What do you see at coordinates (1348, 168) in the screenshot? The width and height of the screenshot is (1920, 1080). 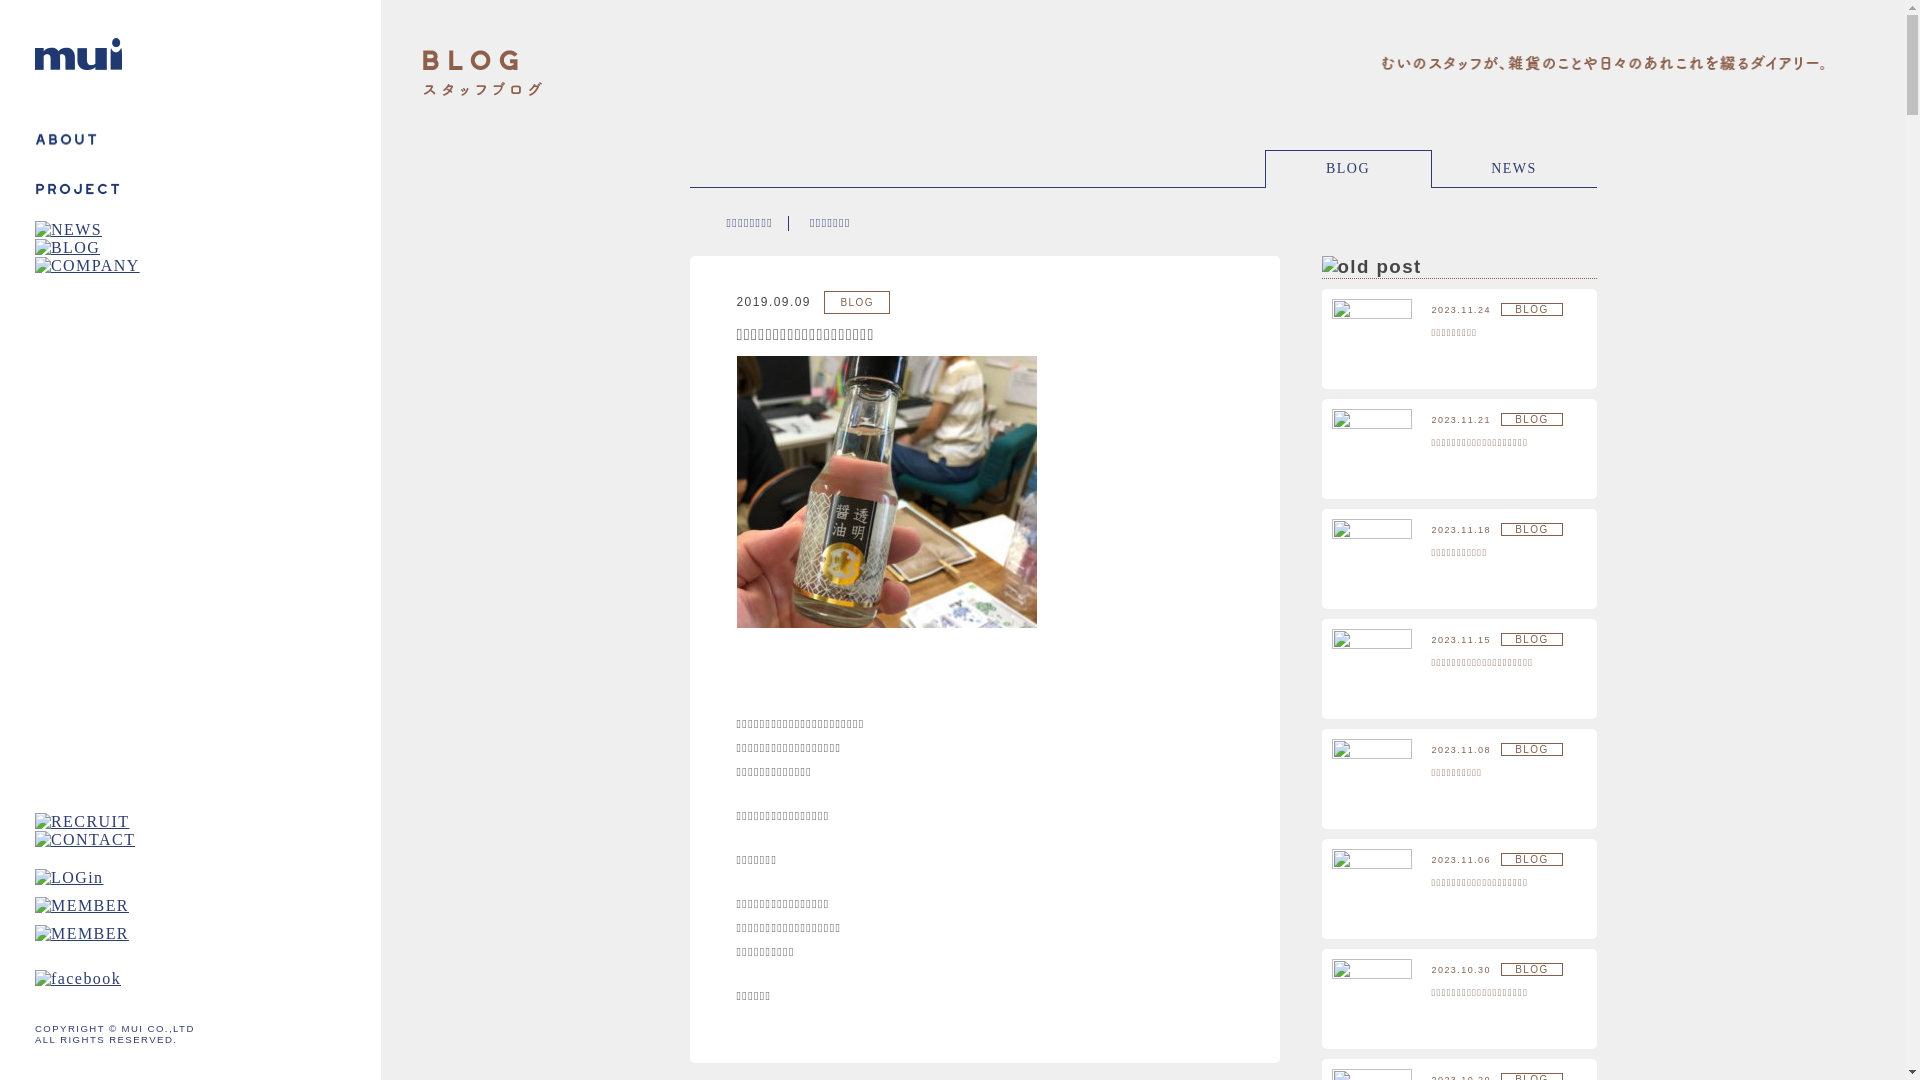 I see `'BLOG'` at bounding box center [1348, 168].